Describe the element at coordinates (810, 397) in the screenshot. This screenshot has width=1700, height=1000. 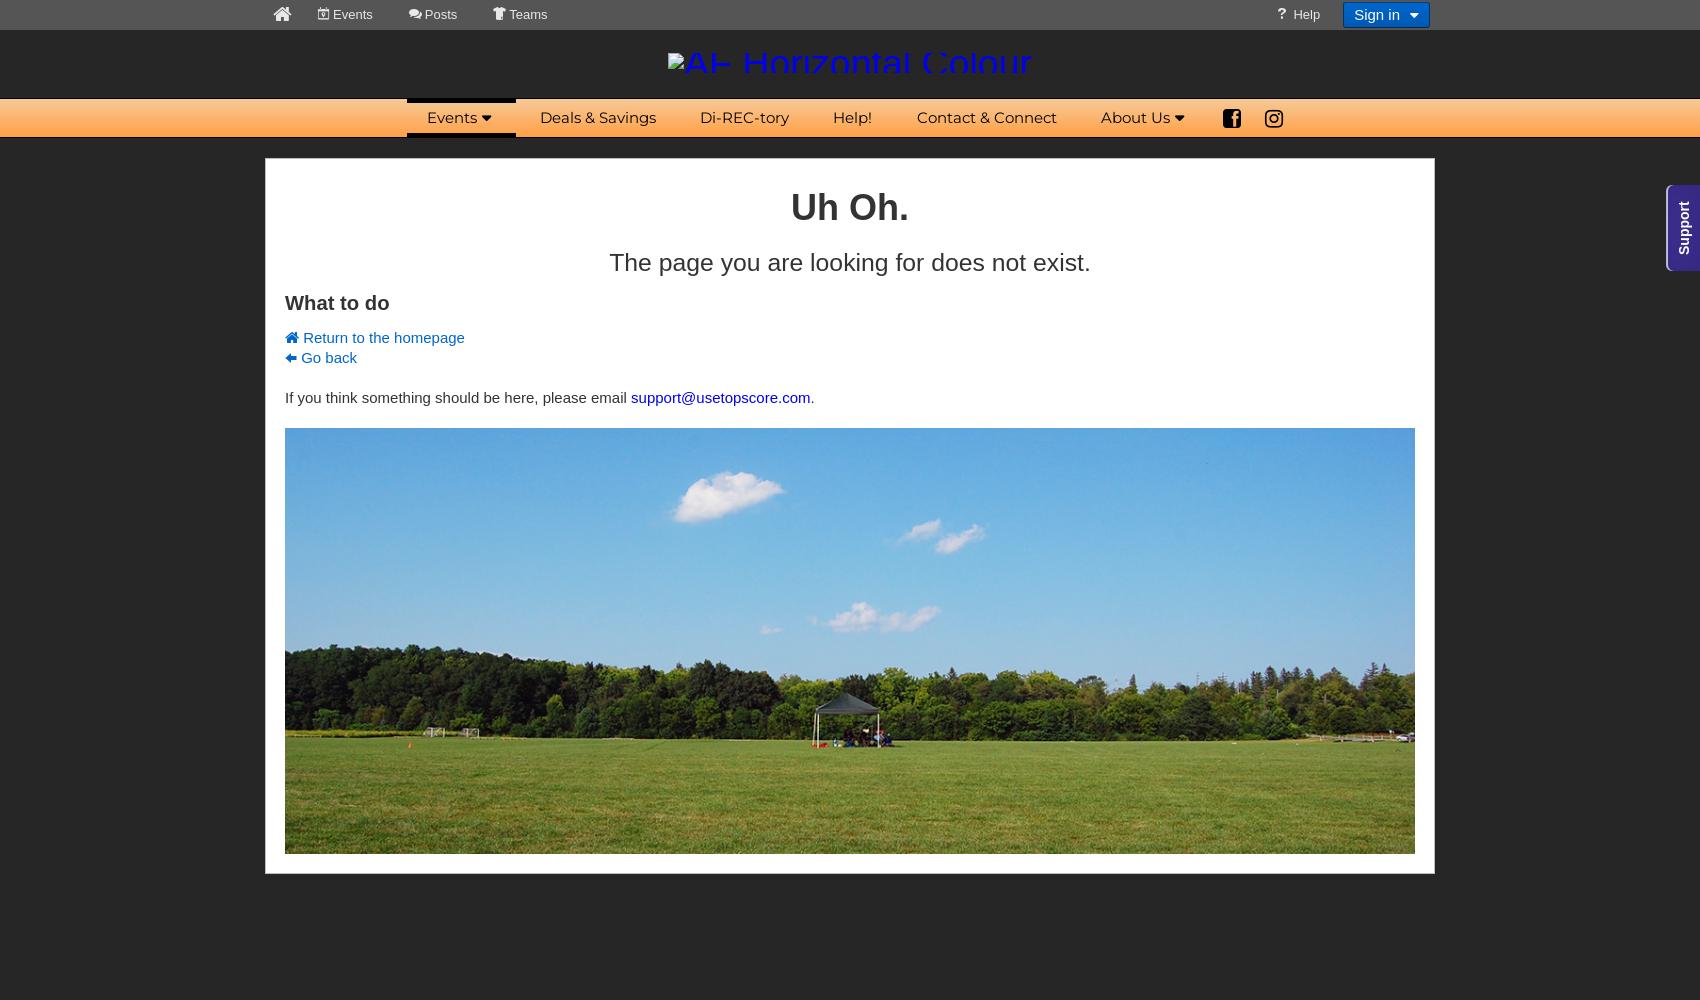
I see `'.'` at that location.